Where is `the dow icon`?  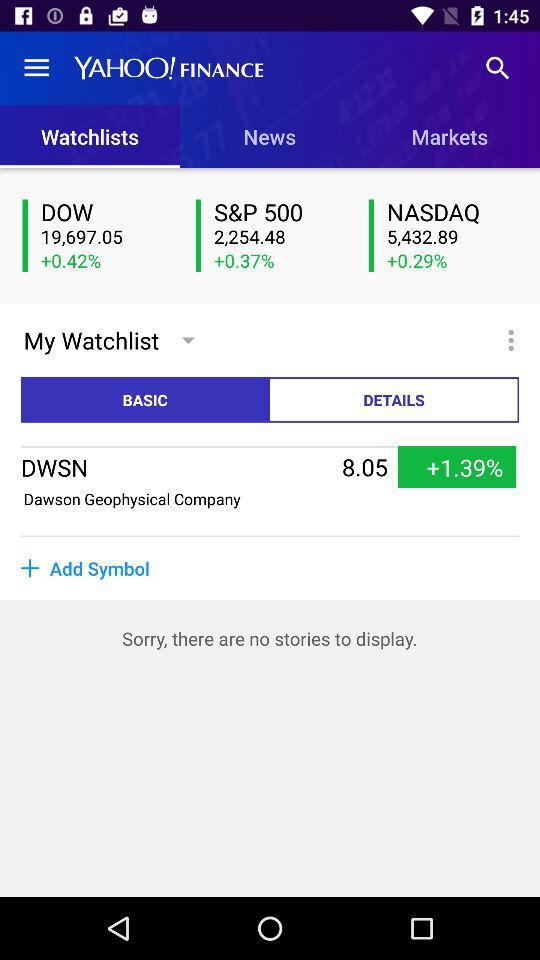 the dow icon is located at coordinates (106, 213).